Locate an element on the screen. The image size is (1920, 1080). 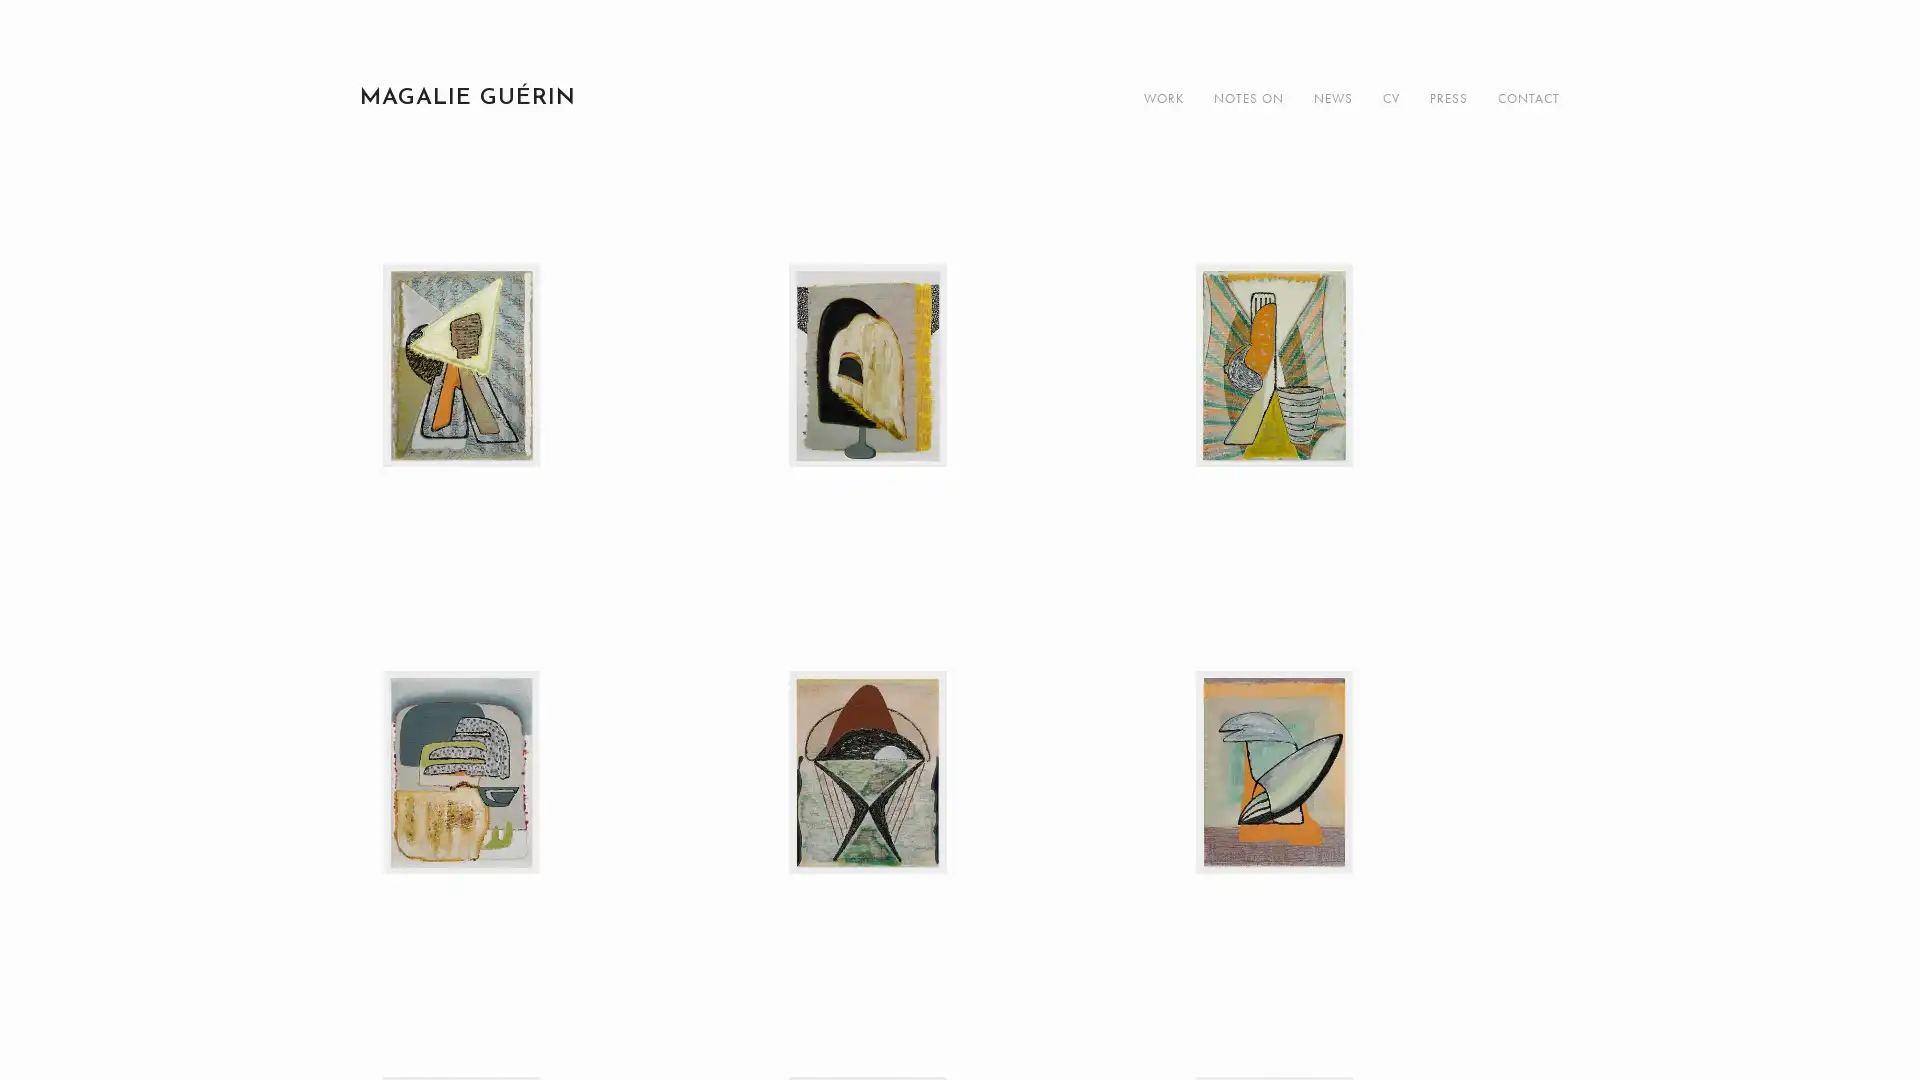
View fullsize Untitled (quarantine painting 05), 2020 is located at coordinates (958, 862).